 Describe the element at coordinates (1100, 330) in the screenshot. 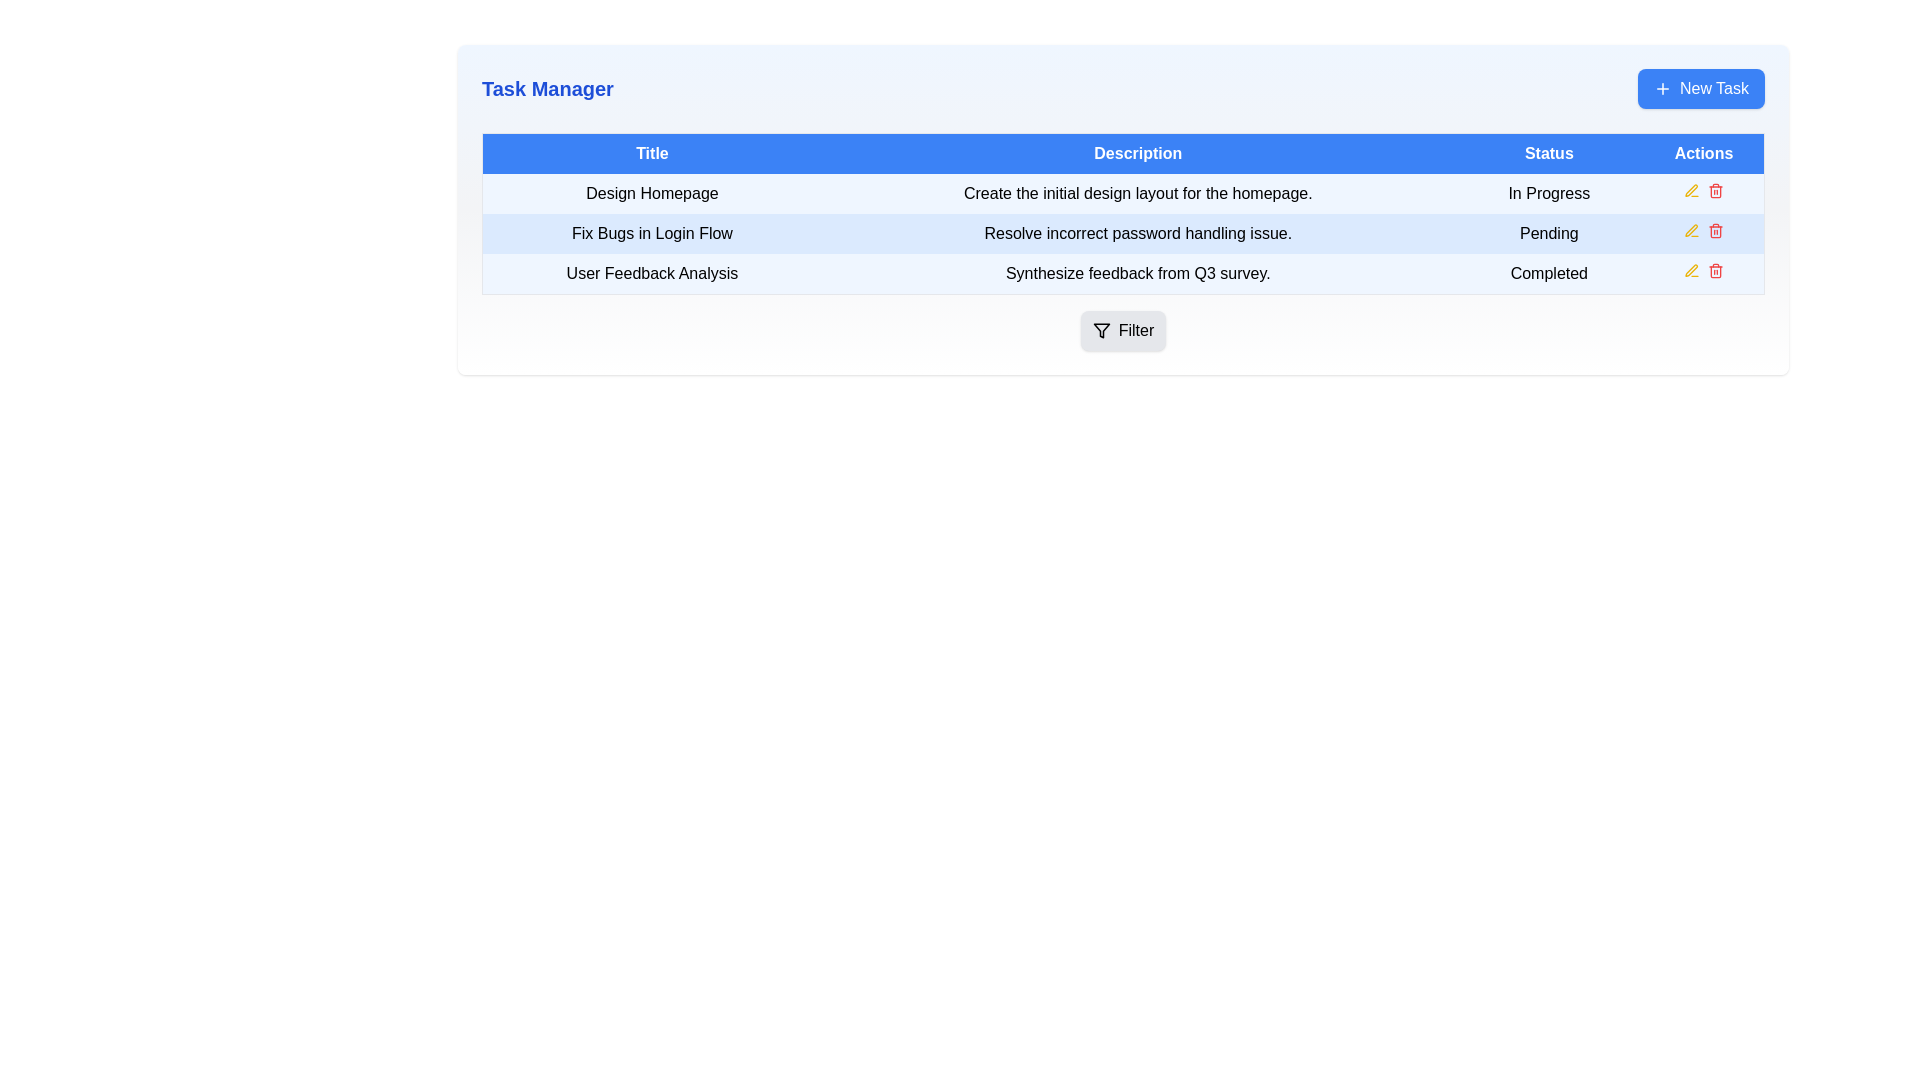

I see `the filter icon located in the button with the text label 'Filter' positioned in the right portion of the interface below the table layout` at that location.